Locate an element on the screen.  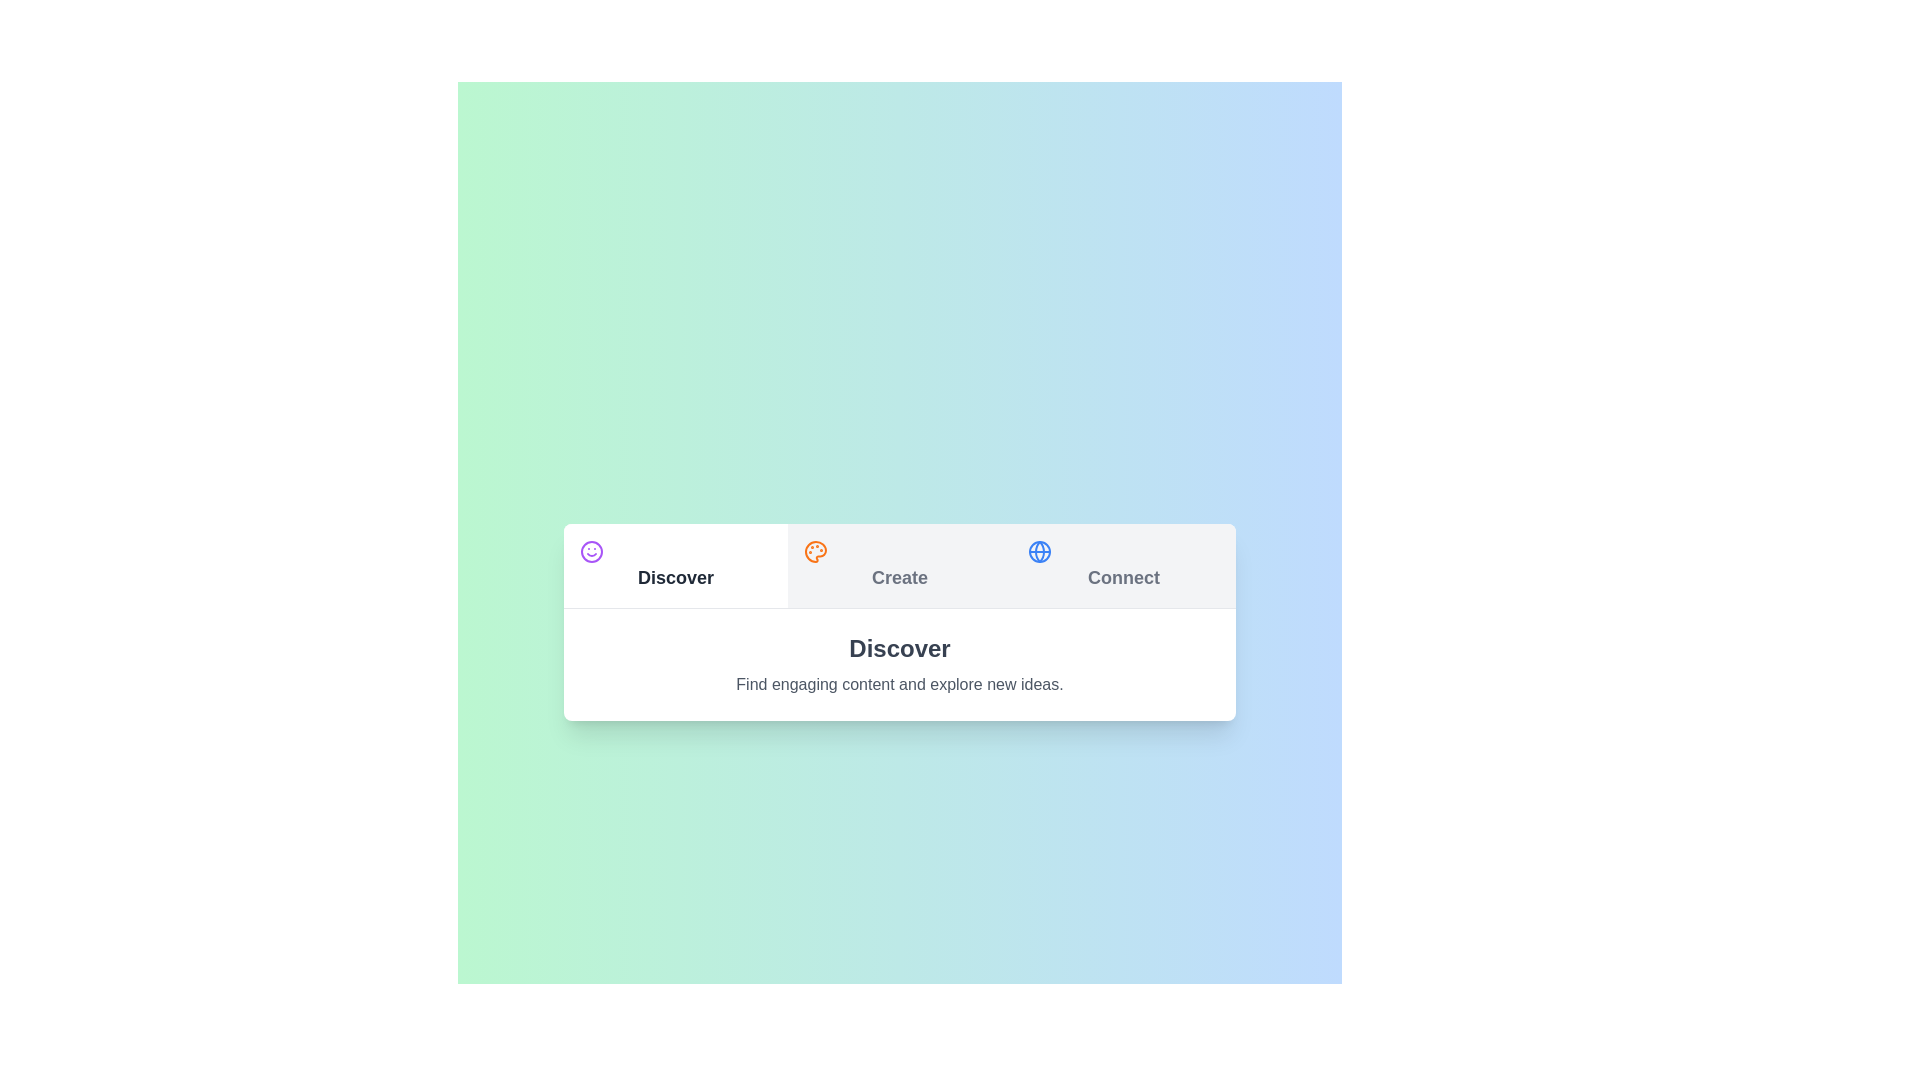
the Create tab to switch content is located at coordinates (899, 565).